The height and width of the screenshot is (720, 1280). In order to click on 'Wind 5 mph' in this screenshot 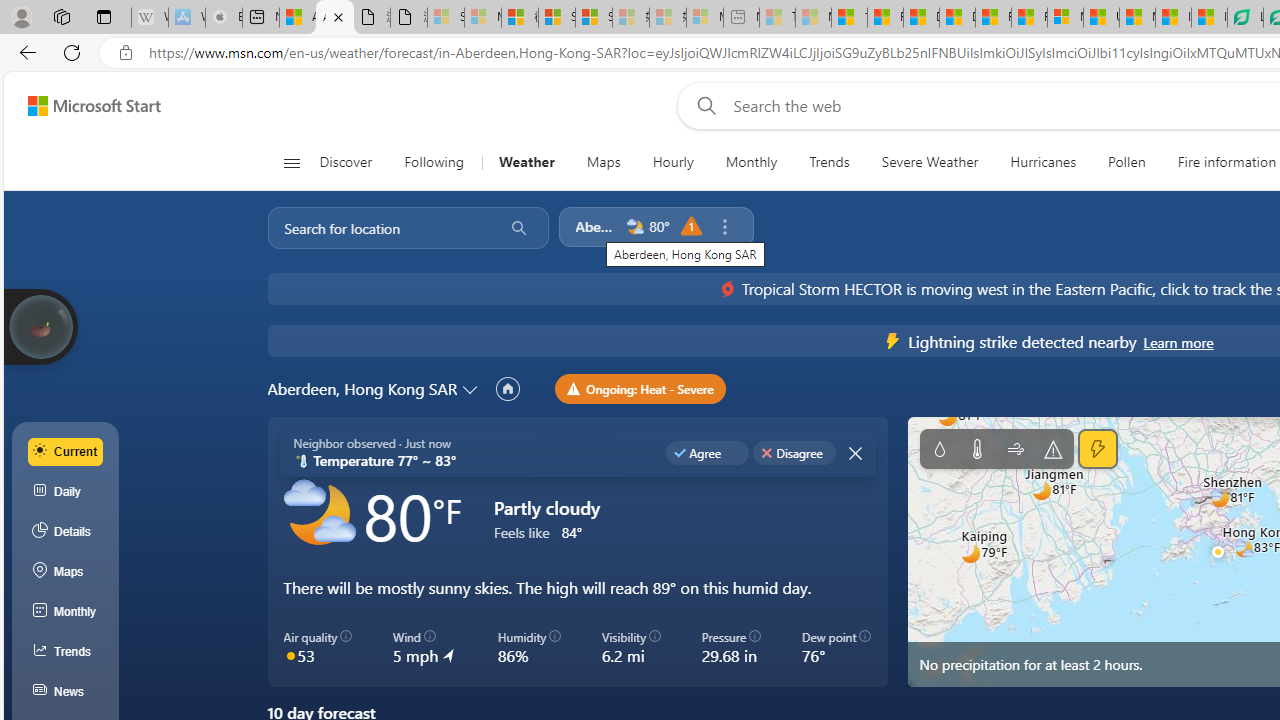, I will do `click(423, 648)`.